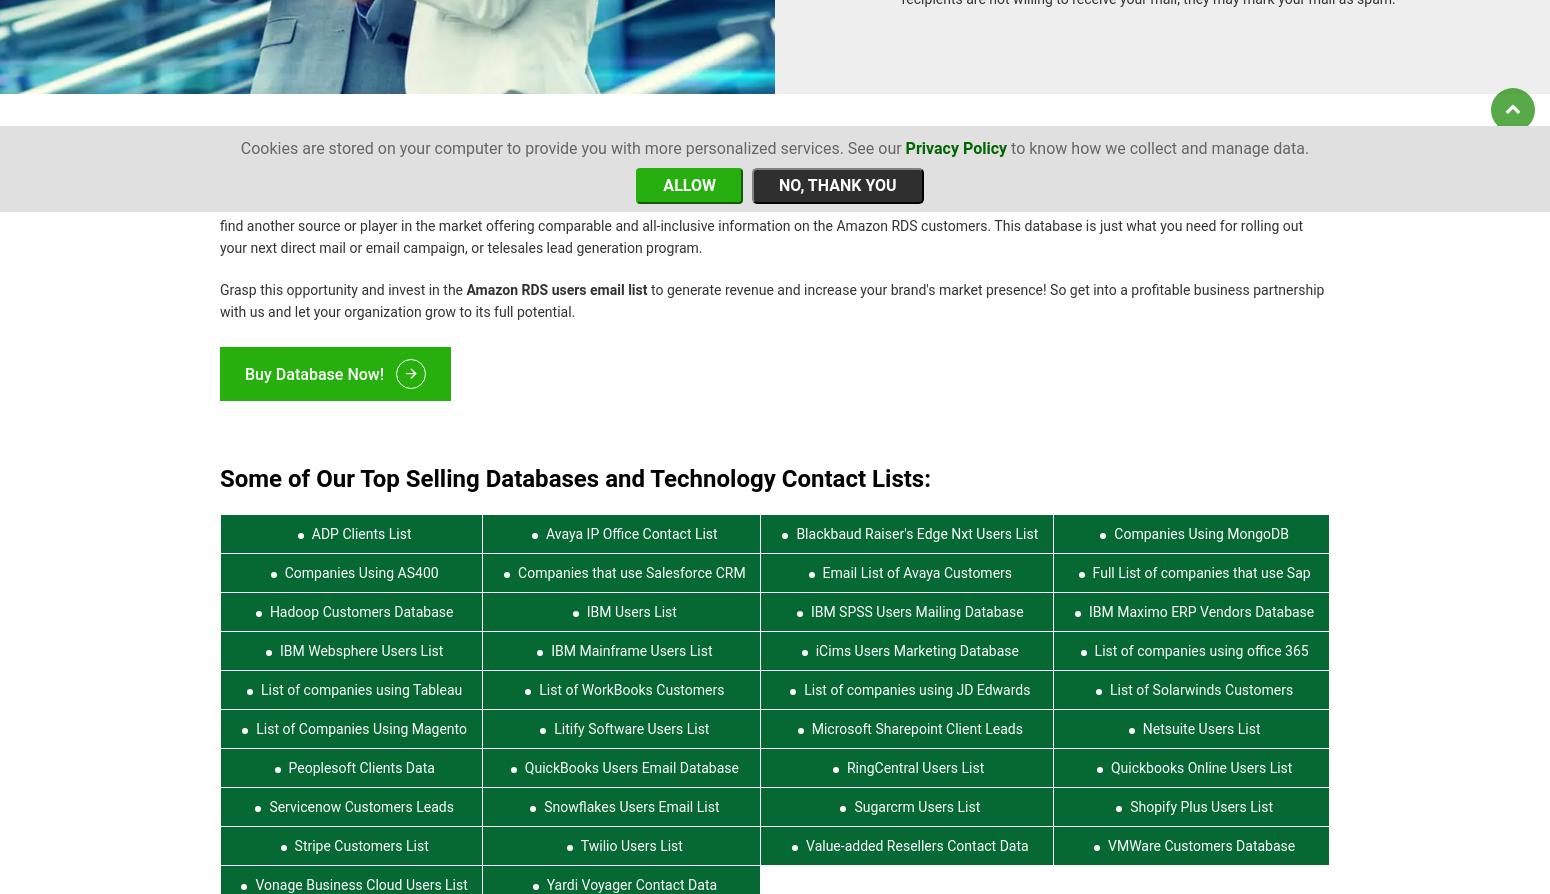 The width and height of the screenshot is (1550, 894). I want to click on 'Yardi Voyager Contact Data', so click(630, 871).